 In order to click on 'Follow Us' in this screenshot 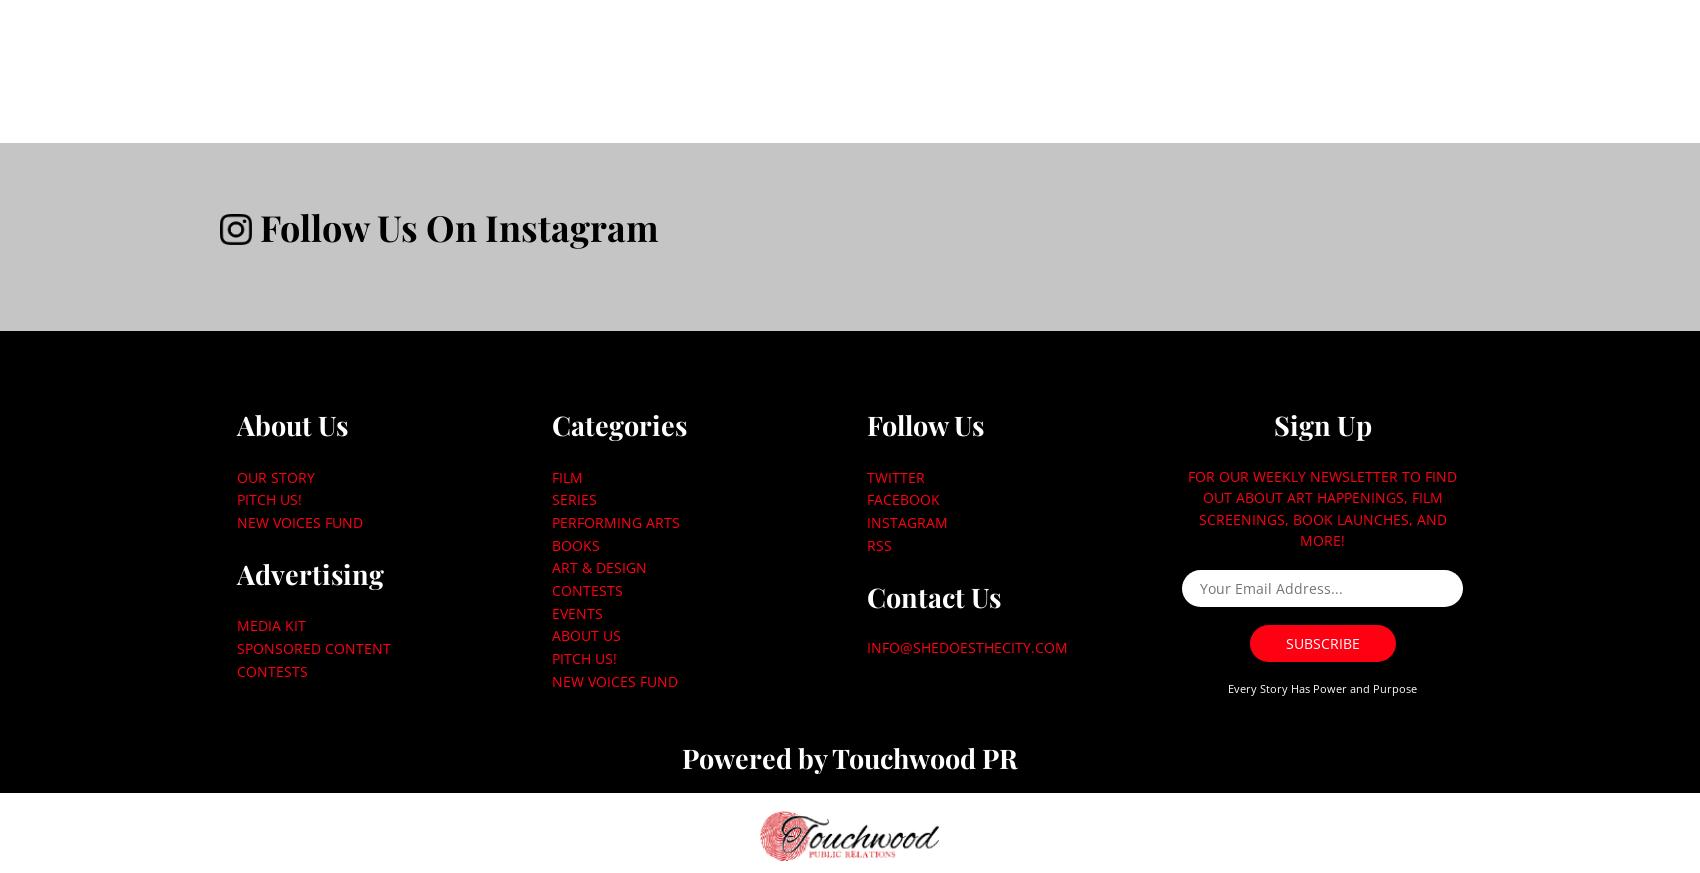, I will do `click(865, 423)`.